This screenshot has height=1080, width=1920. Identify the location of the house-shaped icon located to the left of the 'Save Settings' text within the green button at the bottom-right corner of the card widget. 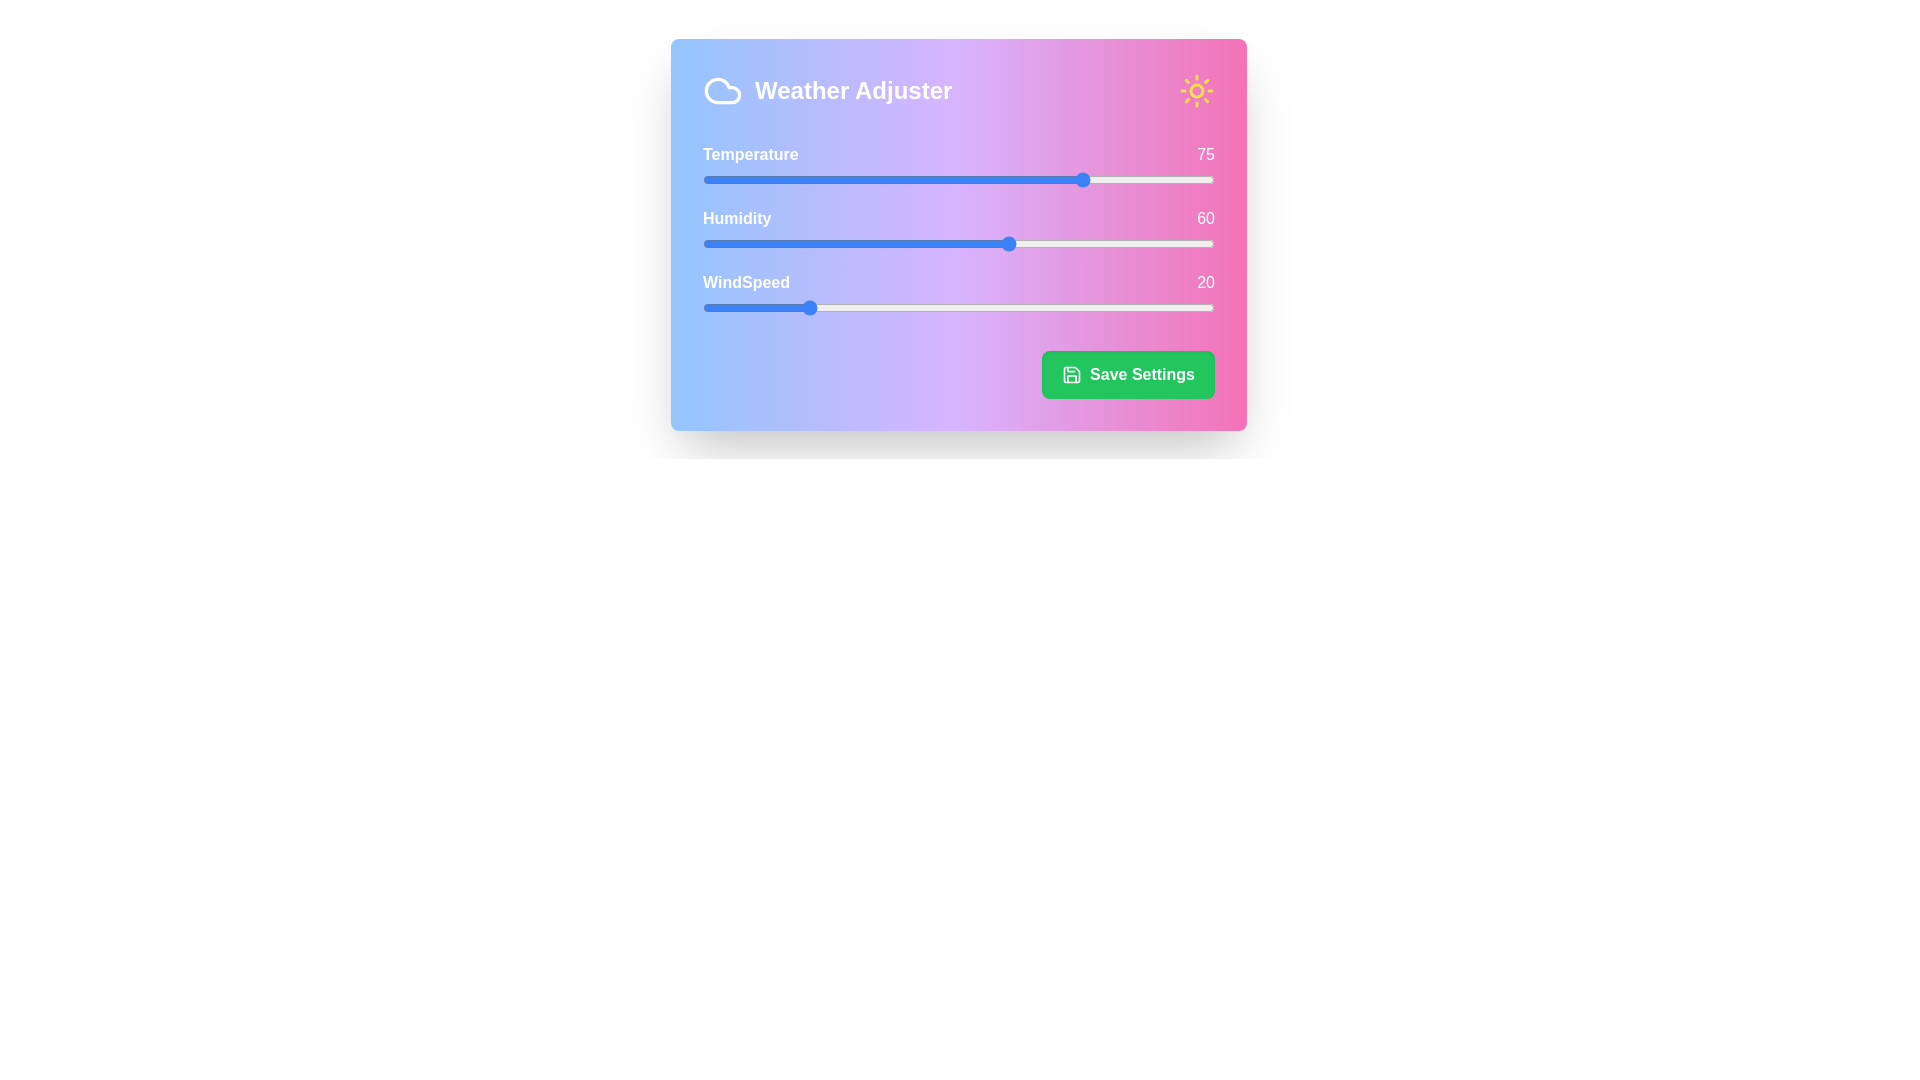
(1071, 374).